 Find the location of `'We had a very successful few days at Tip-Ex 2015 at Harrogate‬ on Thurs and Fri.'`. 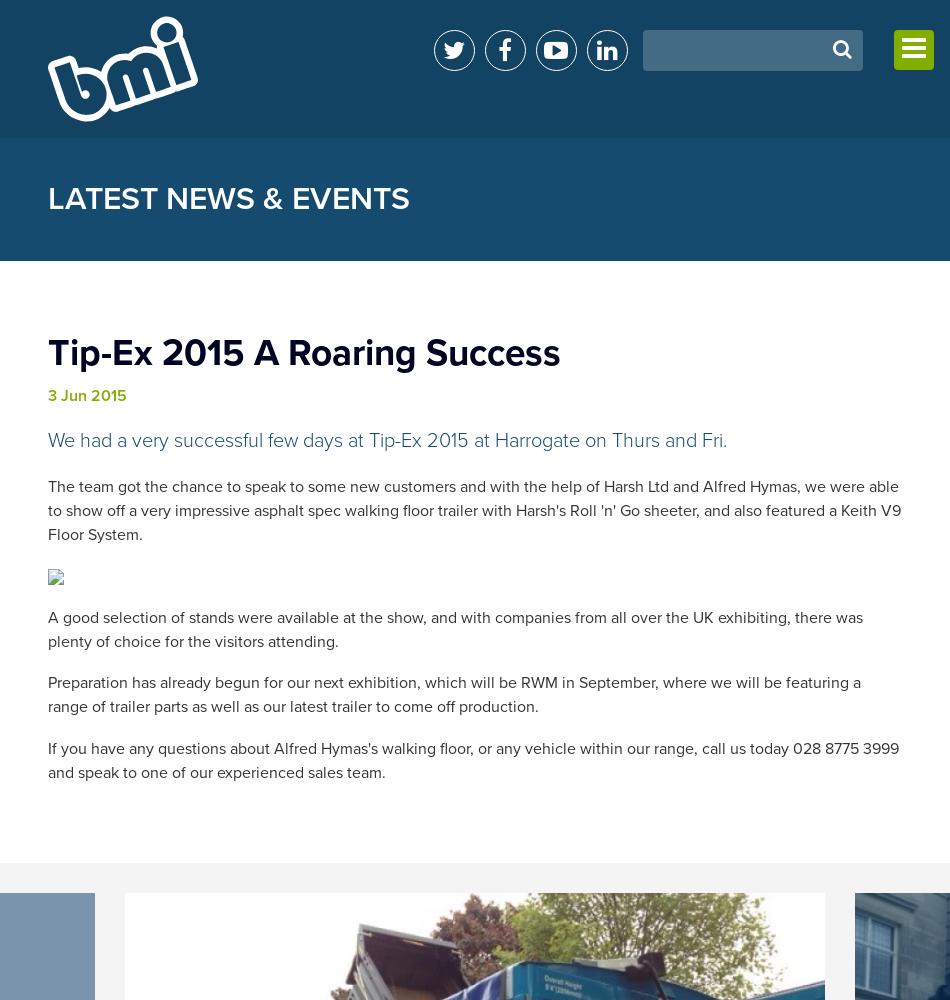

'We had a very successful few days at Tip-Ex 2015 at Harrogate‬ on Thurs and Fri.' is located at coordinates (385, 440).